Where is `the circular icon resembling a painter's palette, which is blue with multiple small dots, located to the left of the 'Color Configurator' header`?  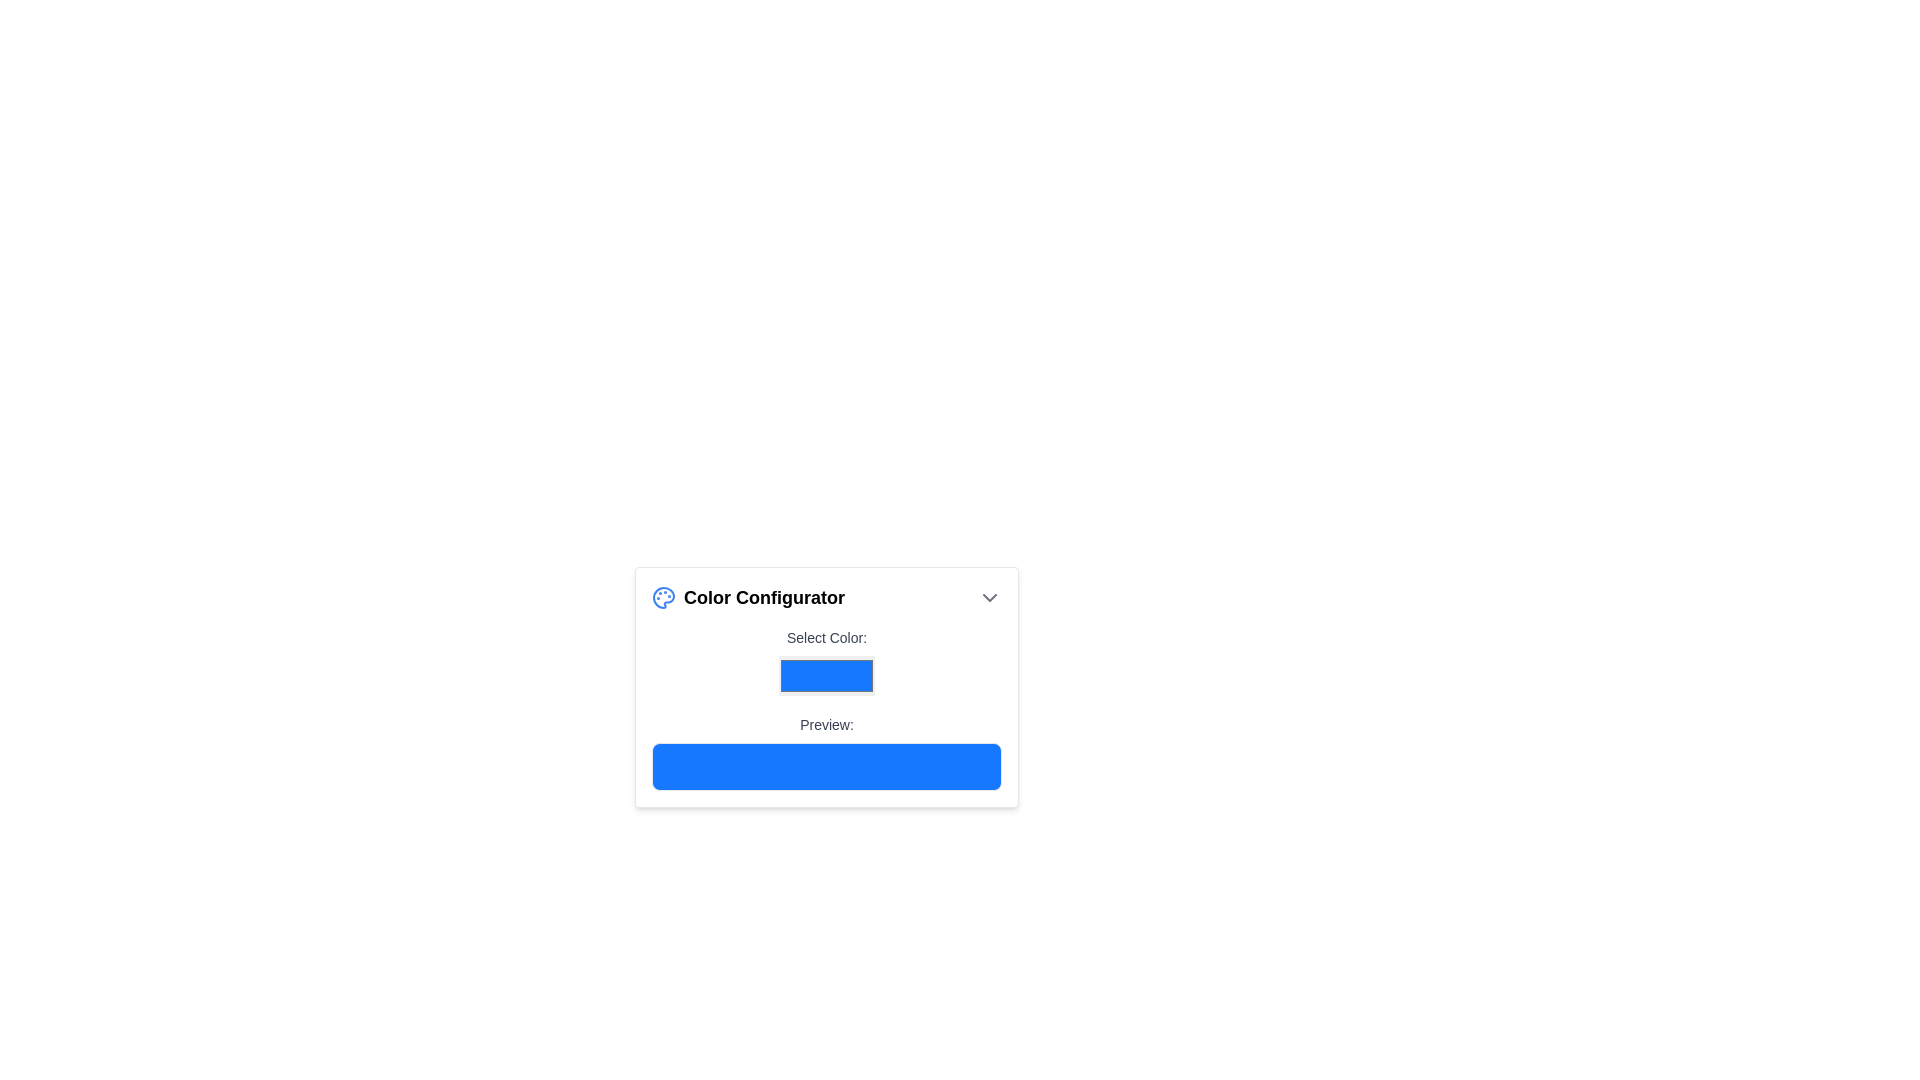
the circular icon resembling a painter's palette, which is blue with multiple small dots, located to the left of the 'Color Configurator' header is located at coordinates (663, 596).